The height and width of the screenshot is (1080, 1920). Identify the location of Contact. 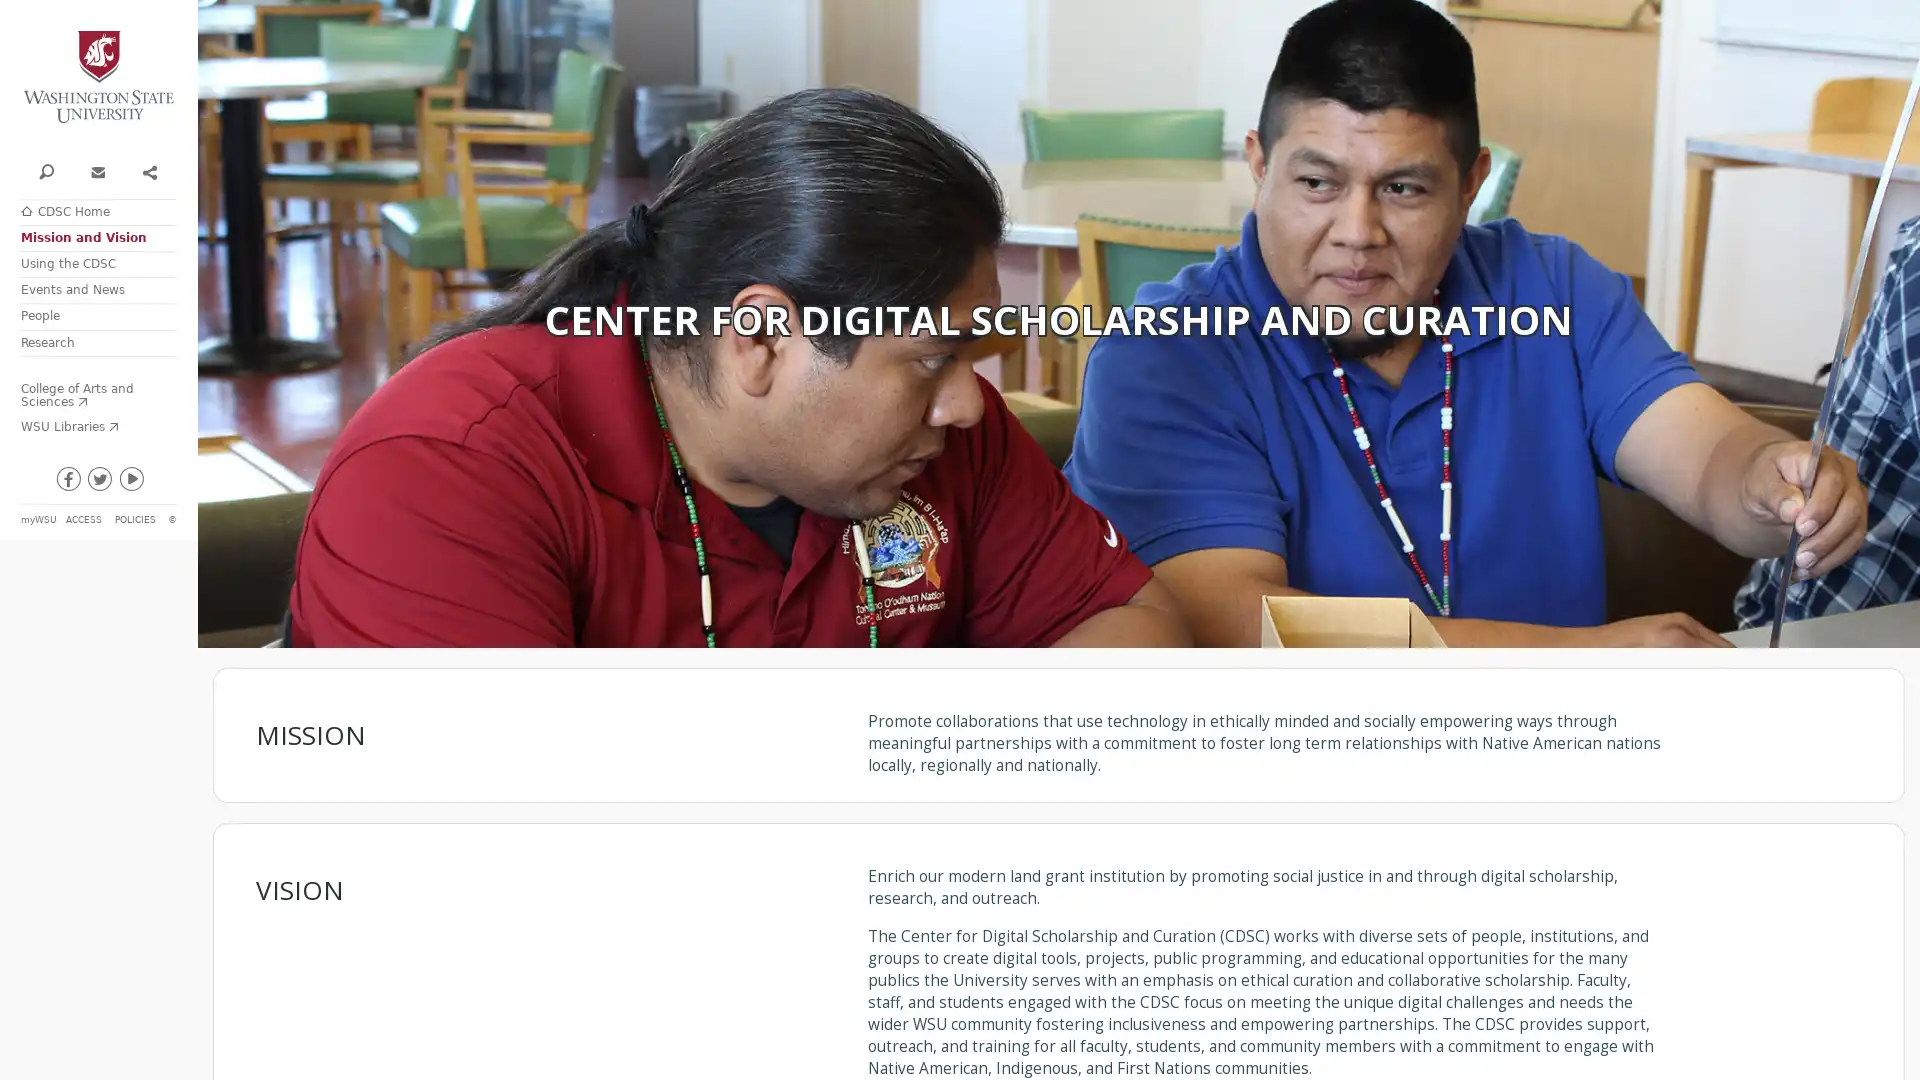
(96, 169).